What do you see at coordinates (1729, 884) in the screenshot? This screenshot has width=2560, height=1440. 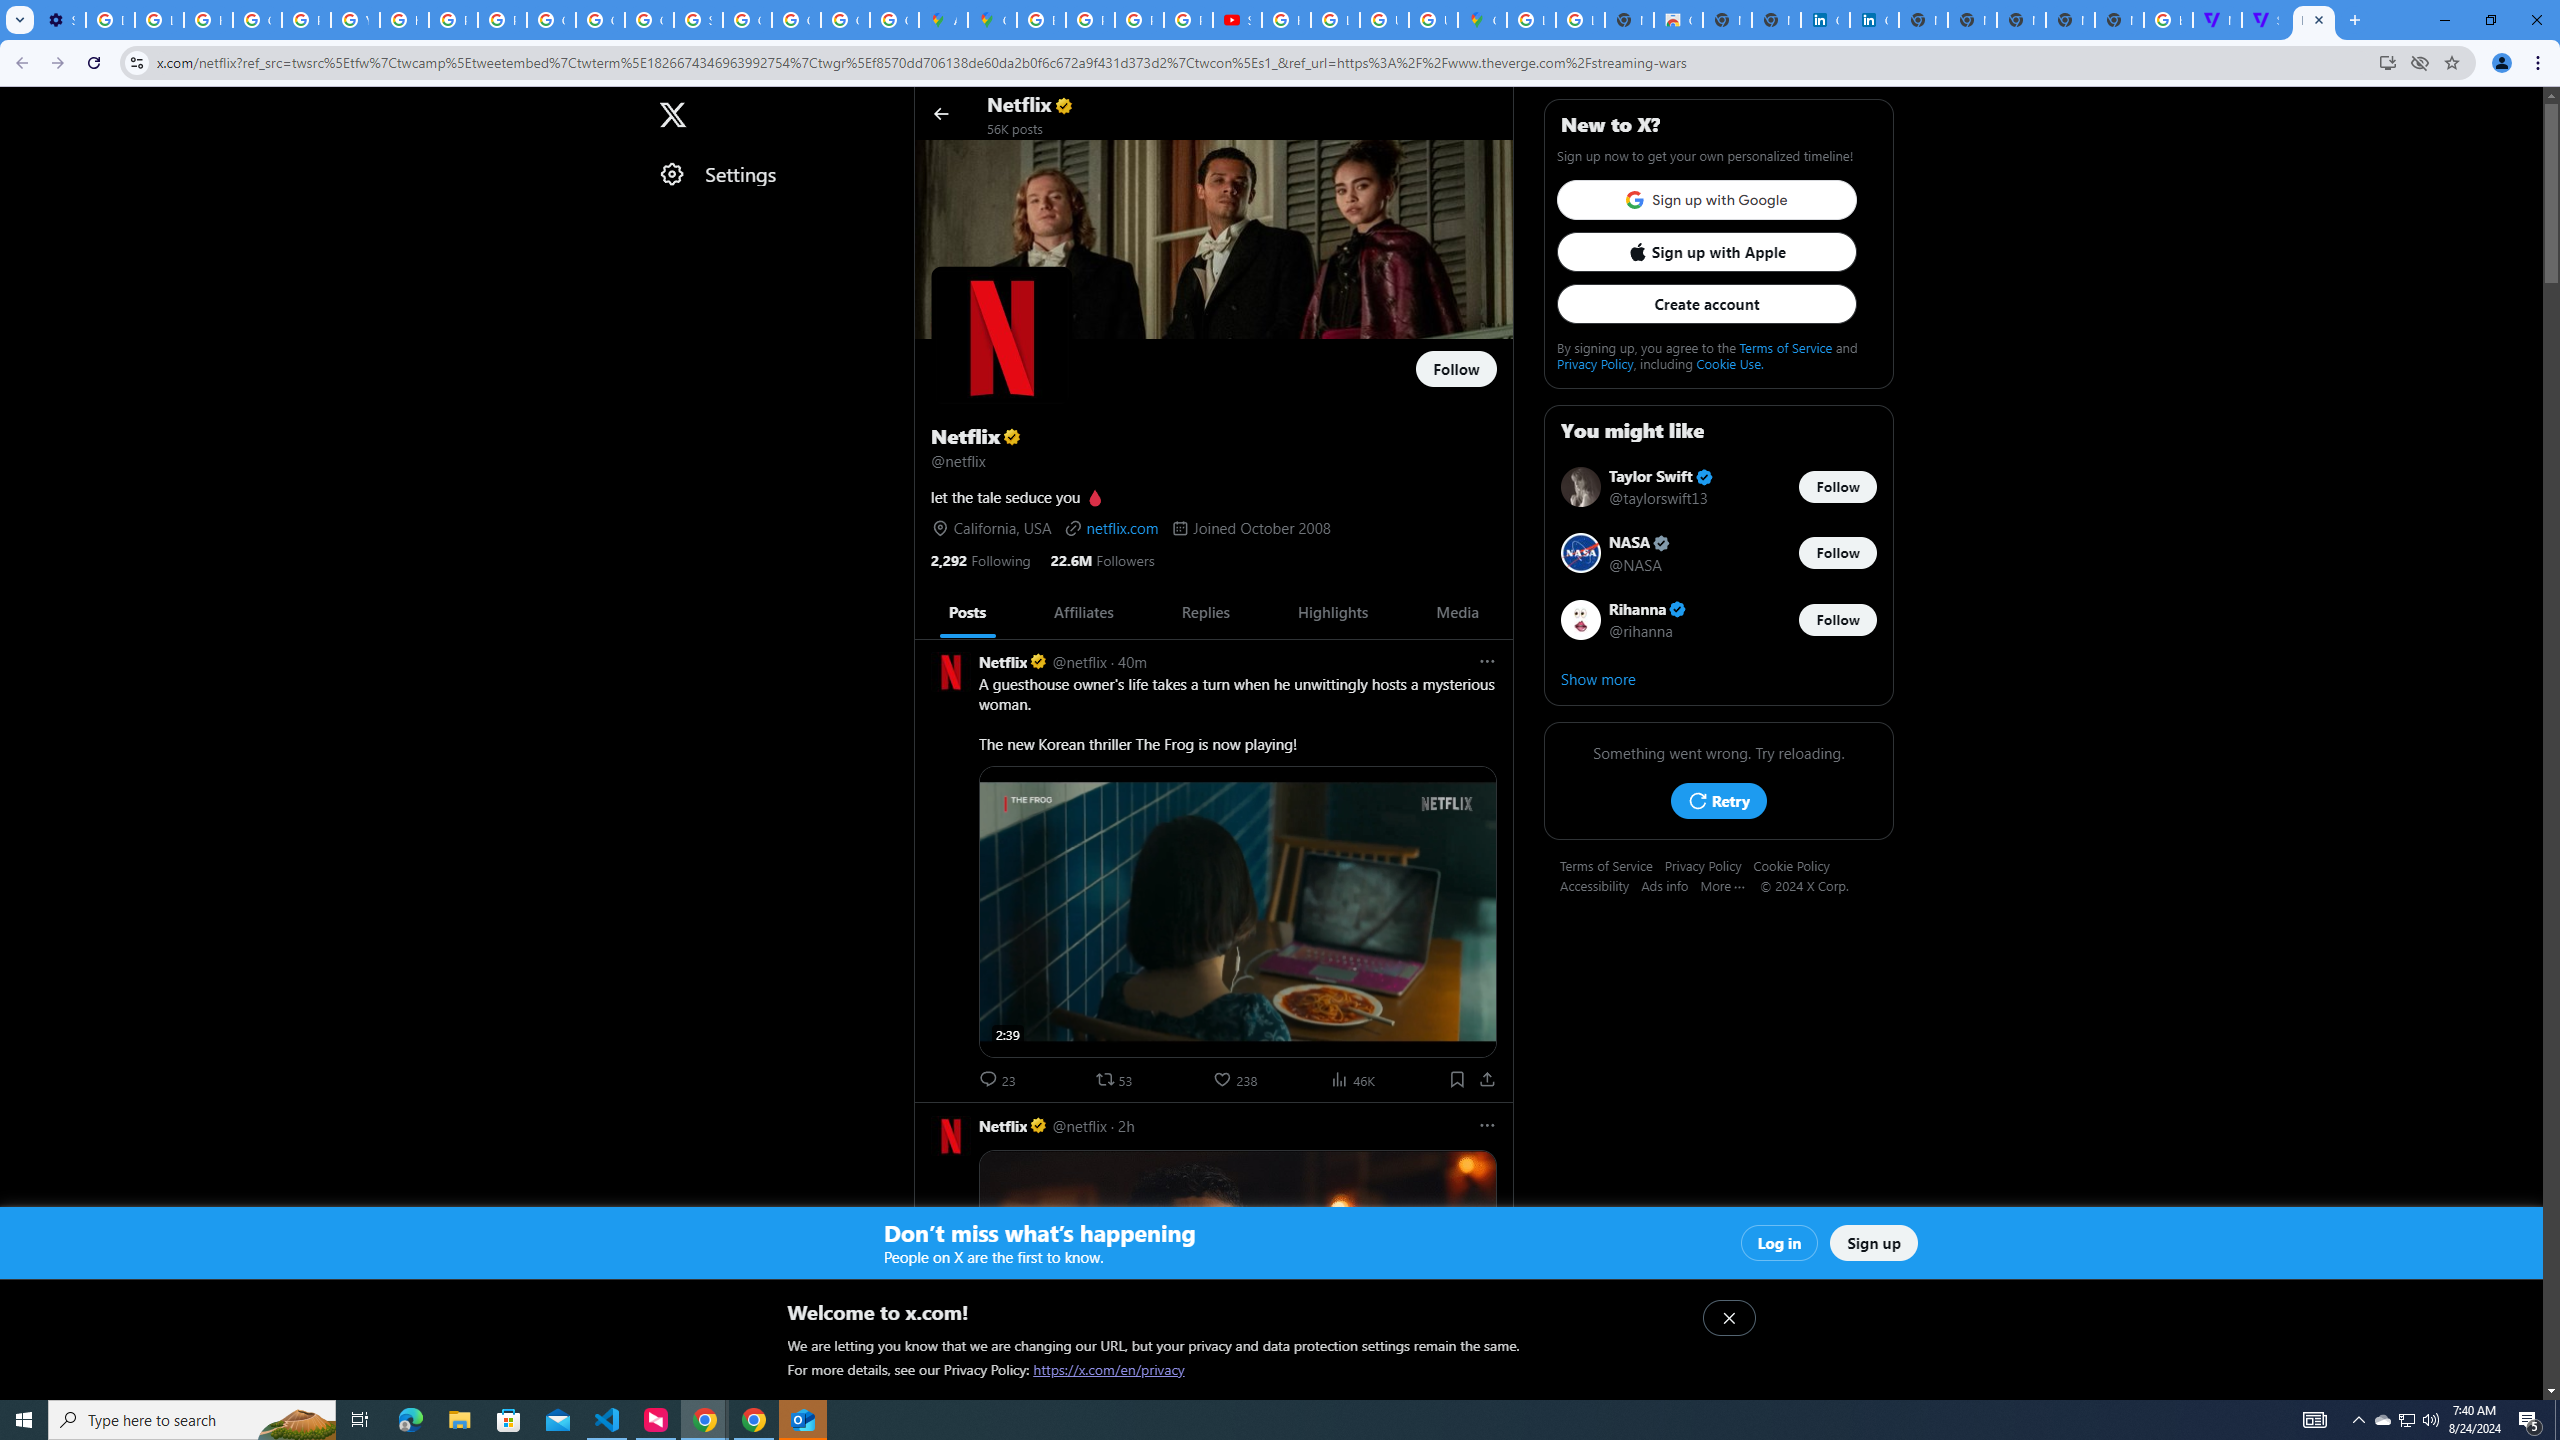 I see `'More'` at bounding box center [1729, 884].